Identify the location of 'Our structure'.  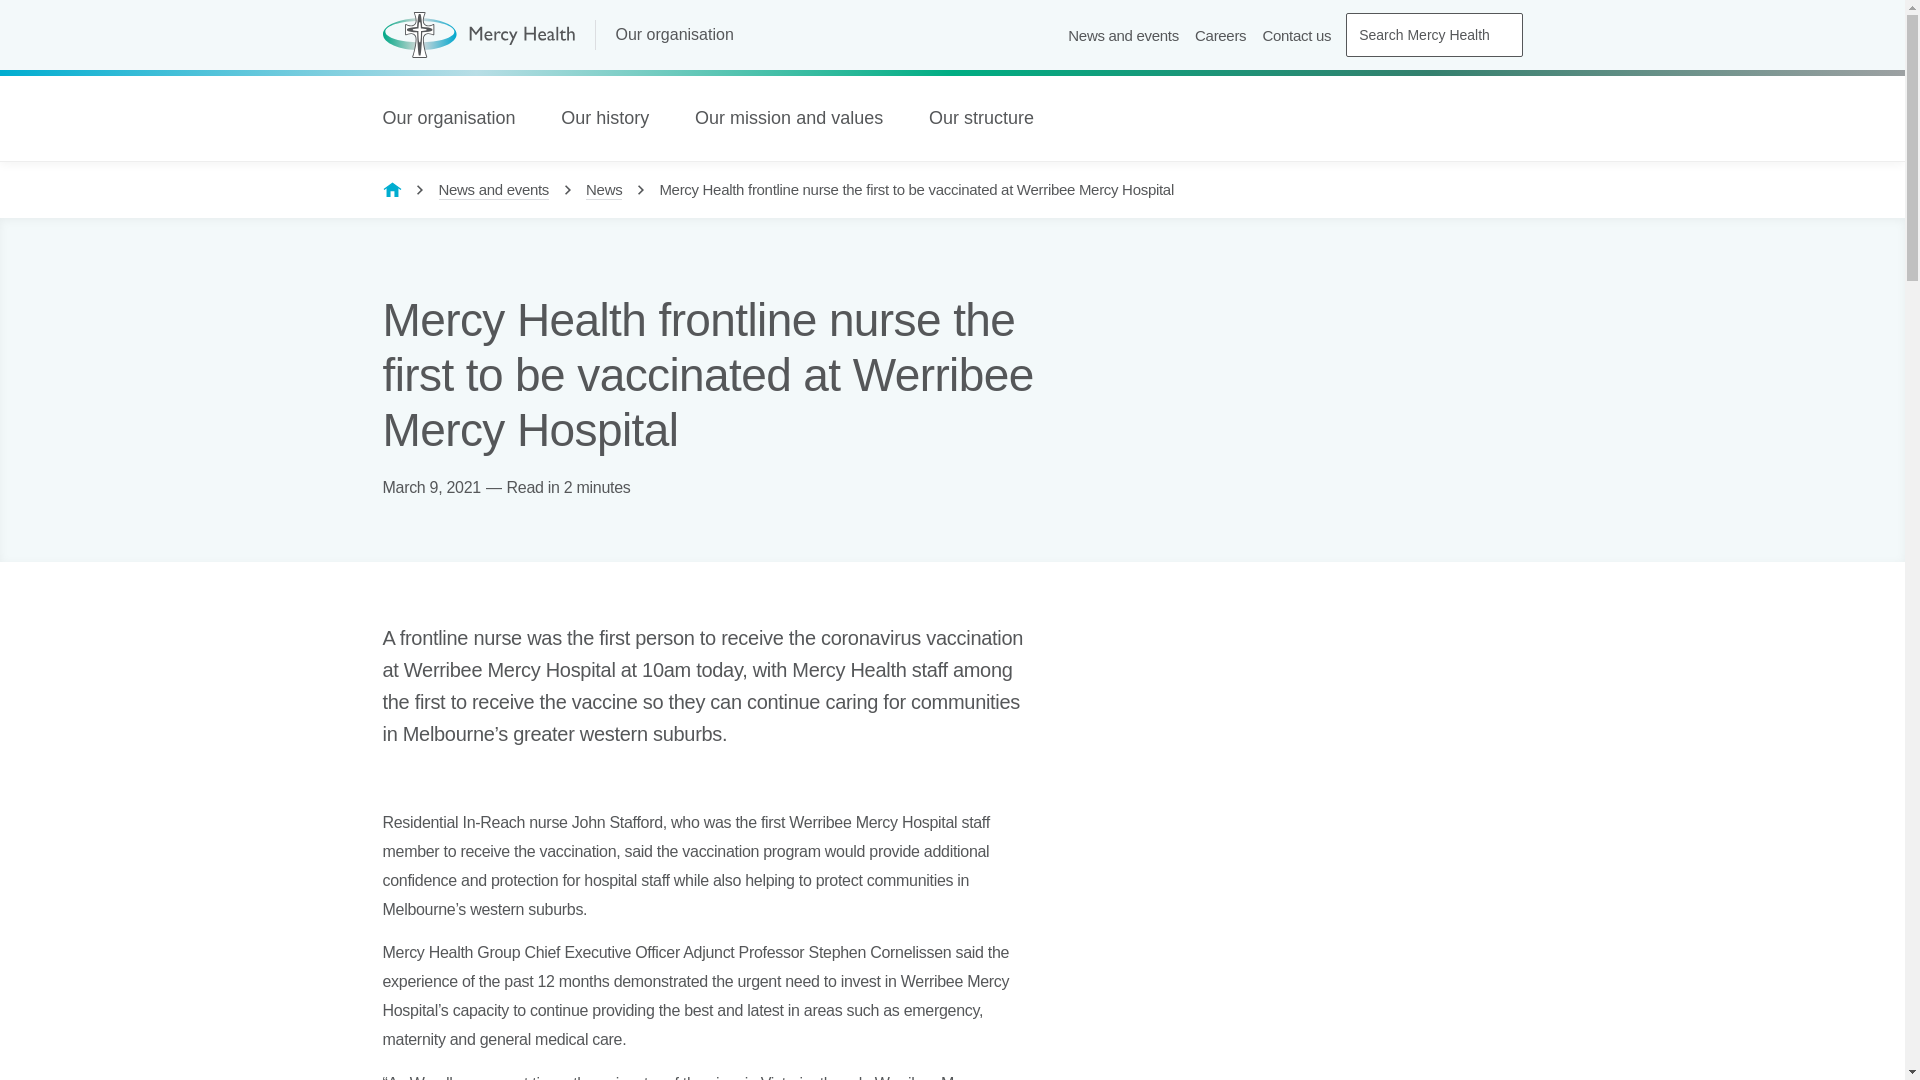
(989, 118).